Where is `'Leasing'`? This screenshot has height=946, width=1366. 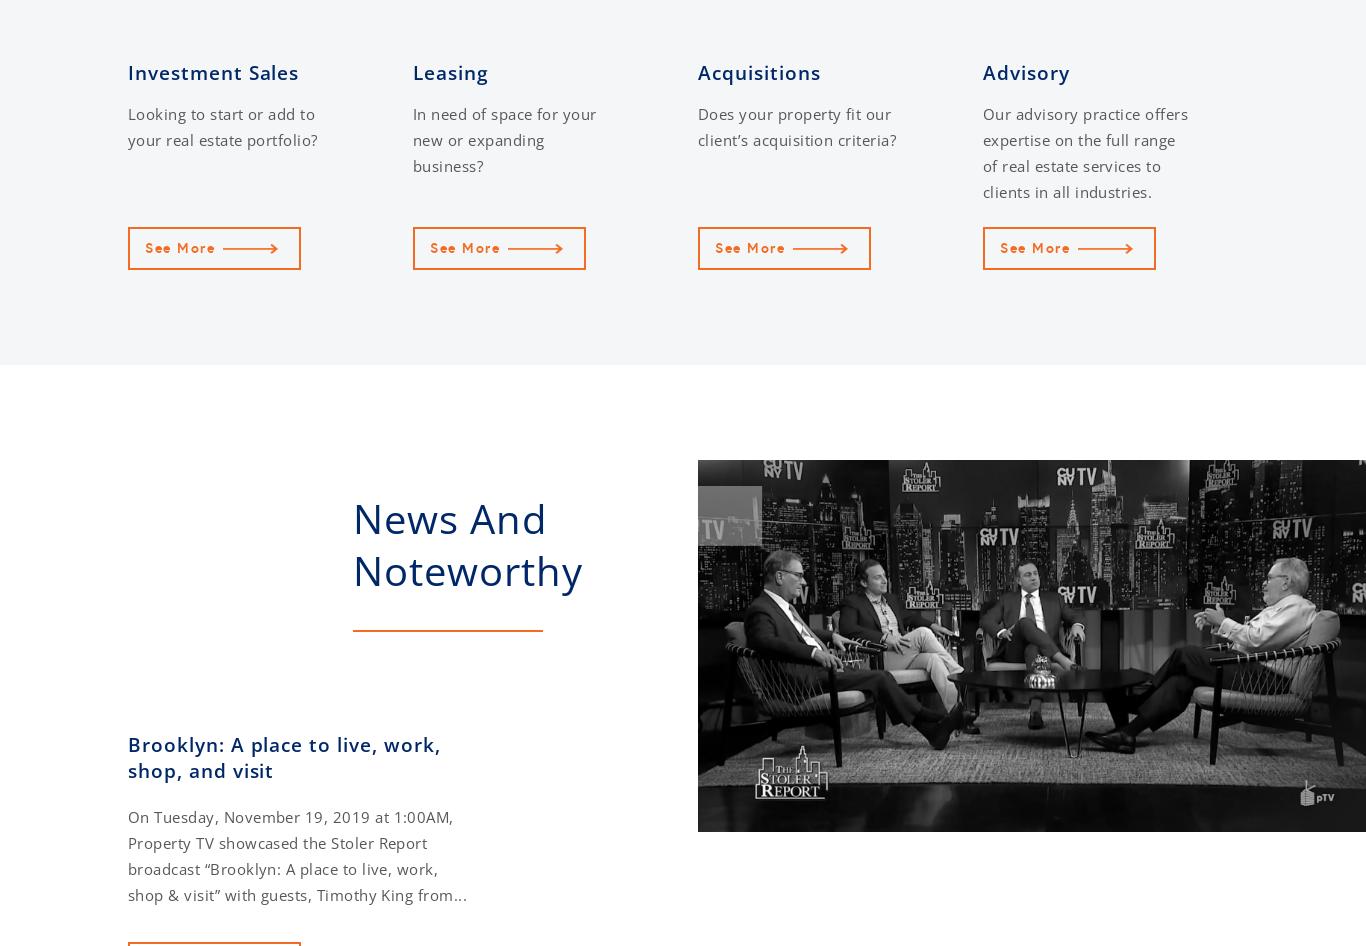
'Leasing' is located at coordinates (449, 73).